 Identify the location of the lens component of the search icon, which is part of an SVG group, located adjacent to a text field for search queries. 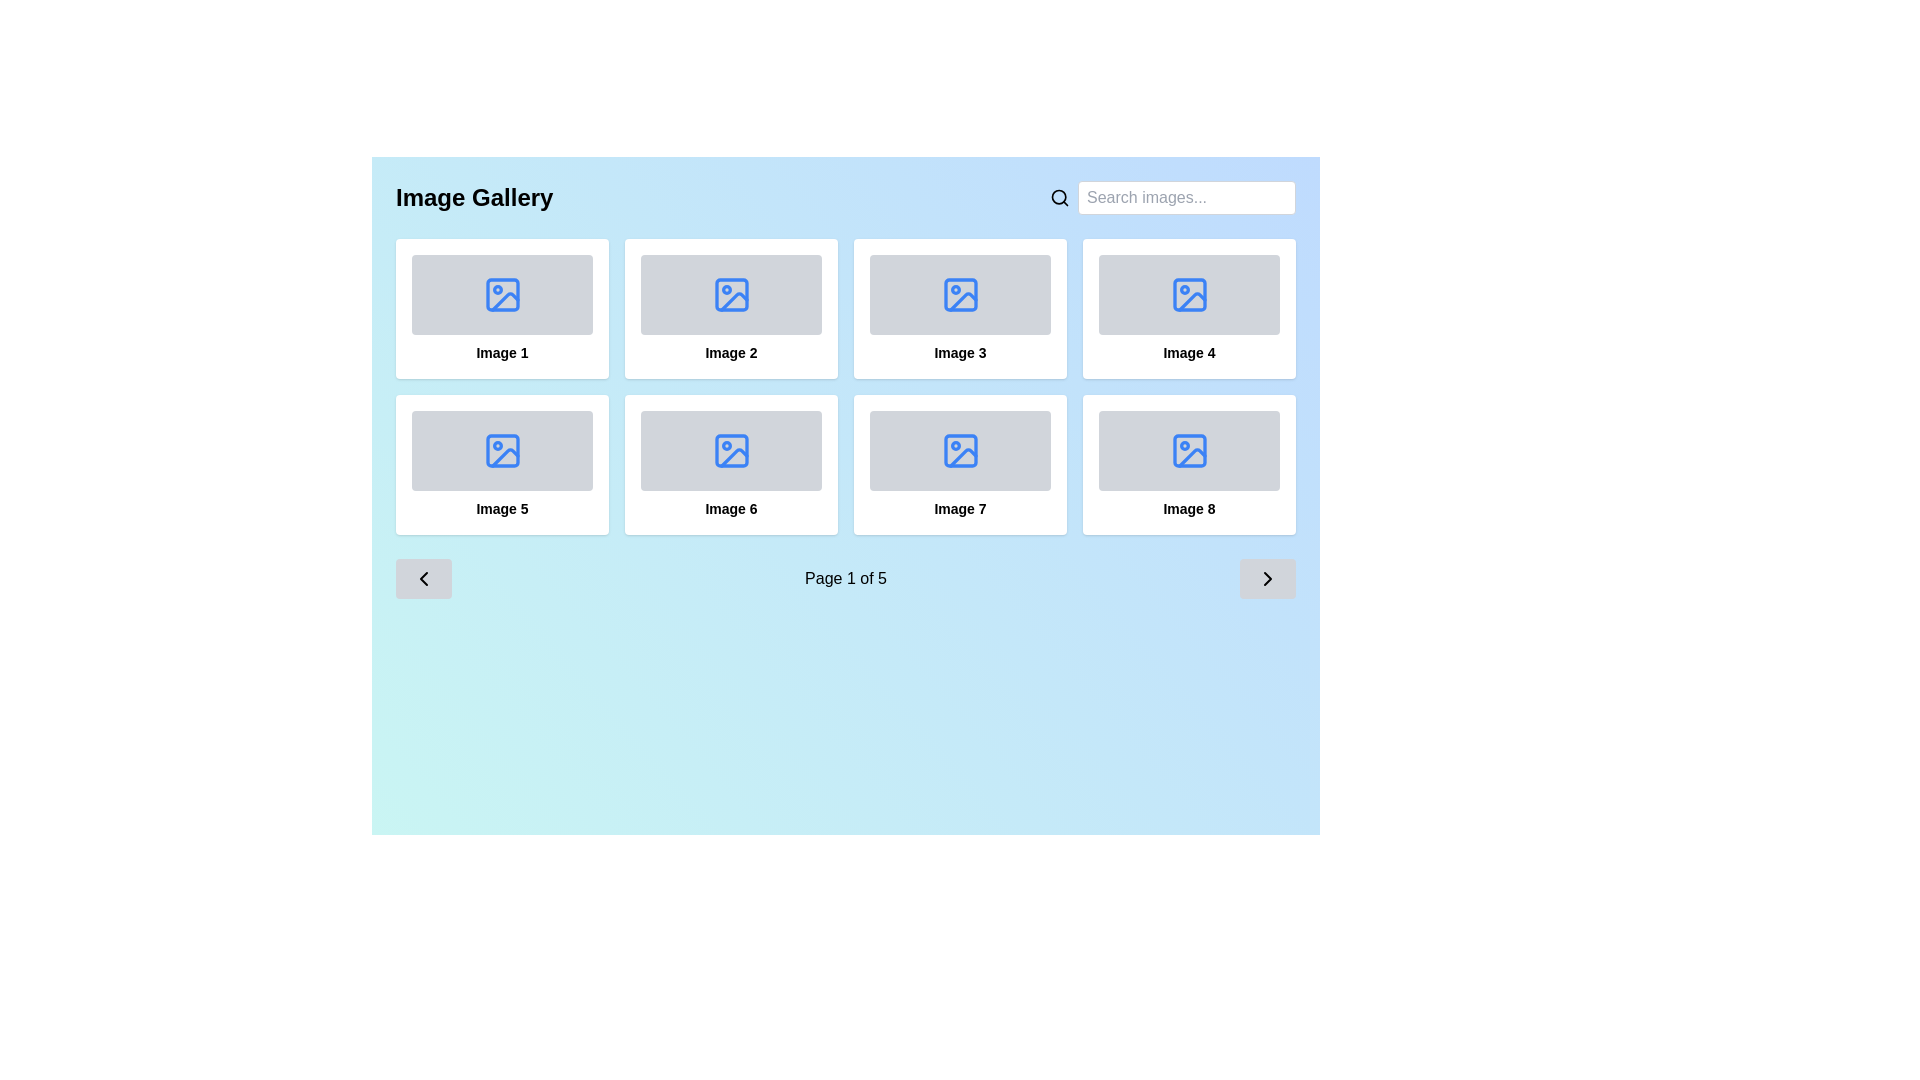
(1058, 197).